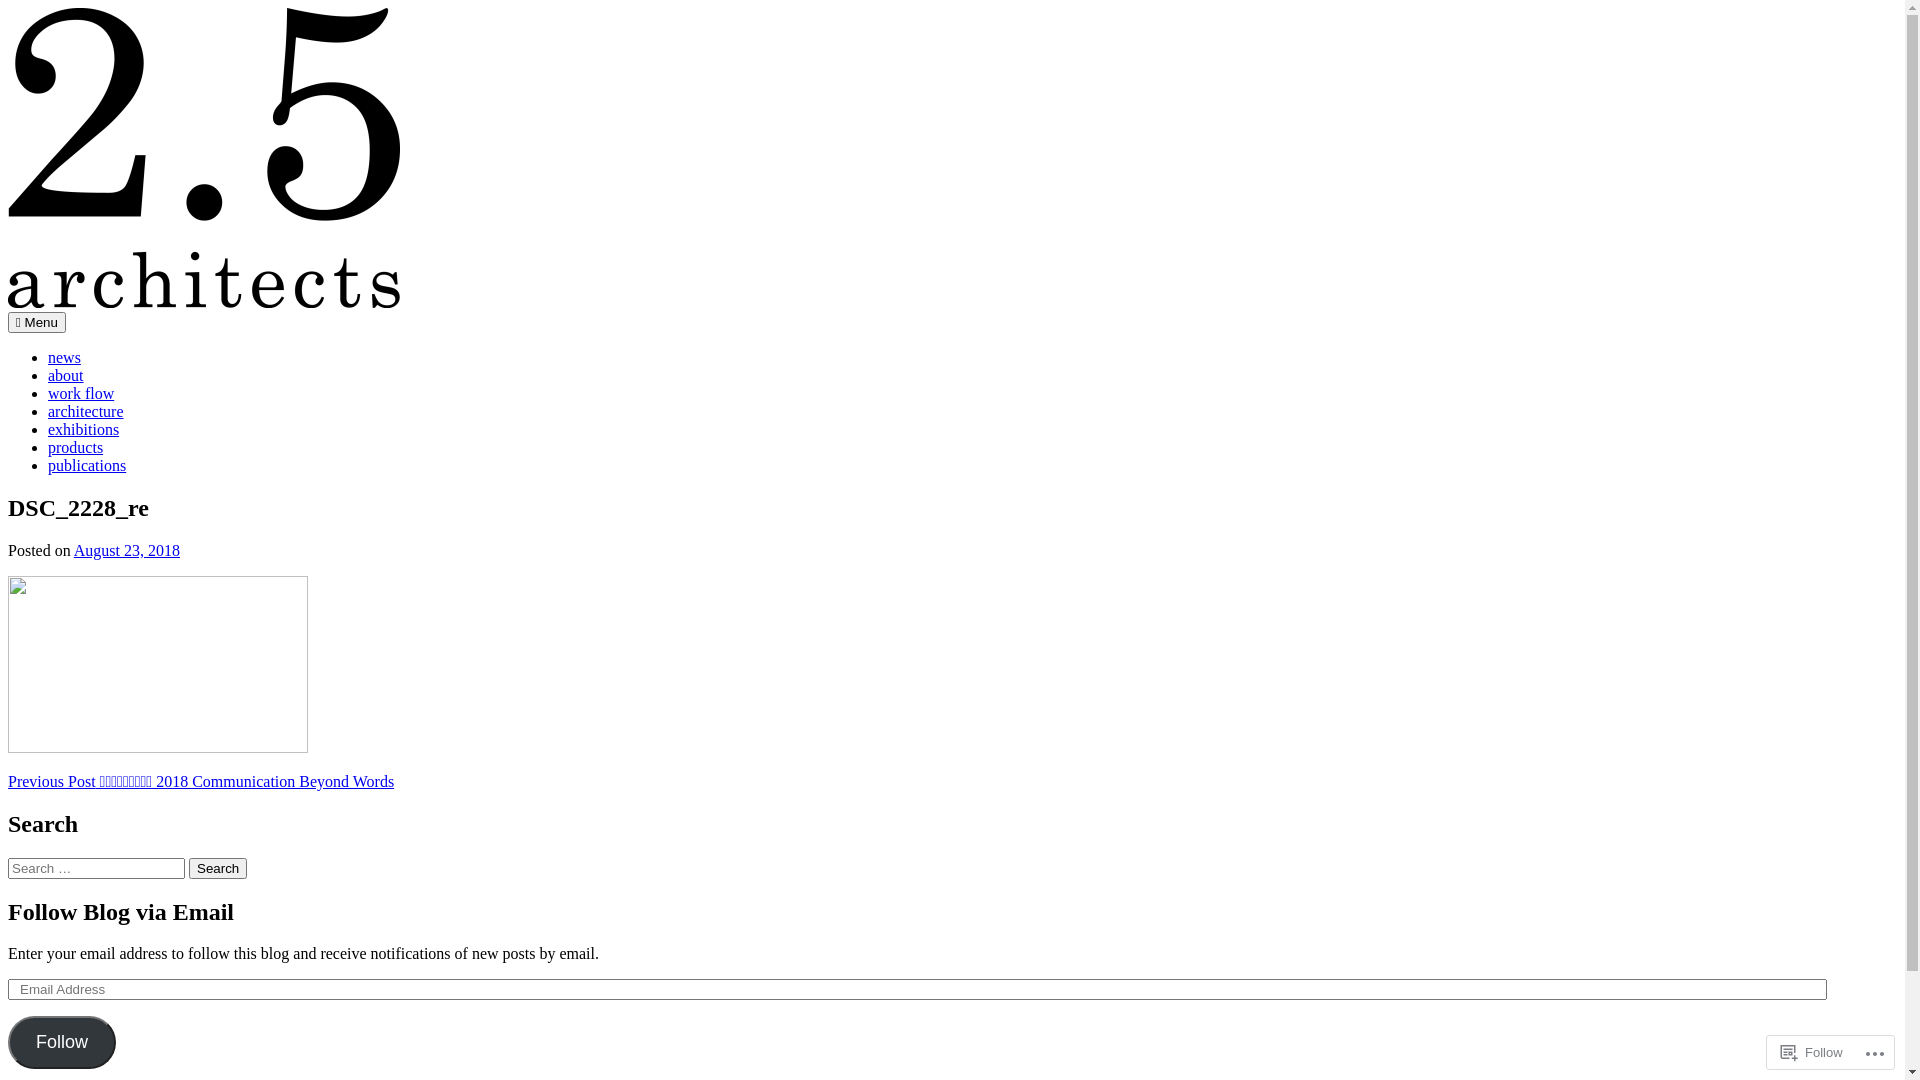 This screenshot has width=1920, height=1080. Describe the element at coordinates (125, 550) in the screenshot. I see `'August 23, 2018'` at that location.